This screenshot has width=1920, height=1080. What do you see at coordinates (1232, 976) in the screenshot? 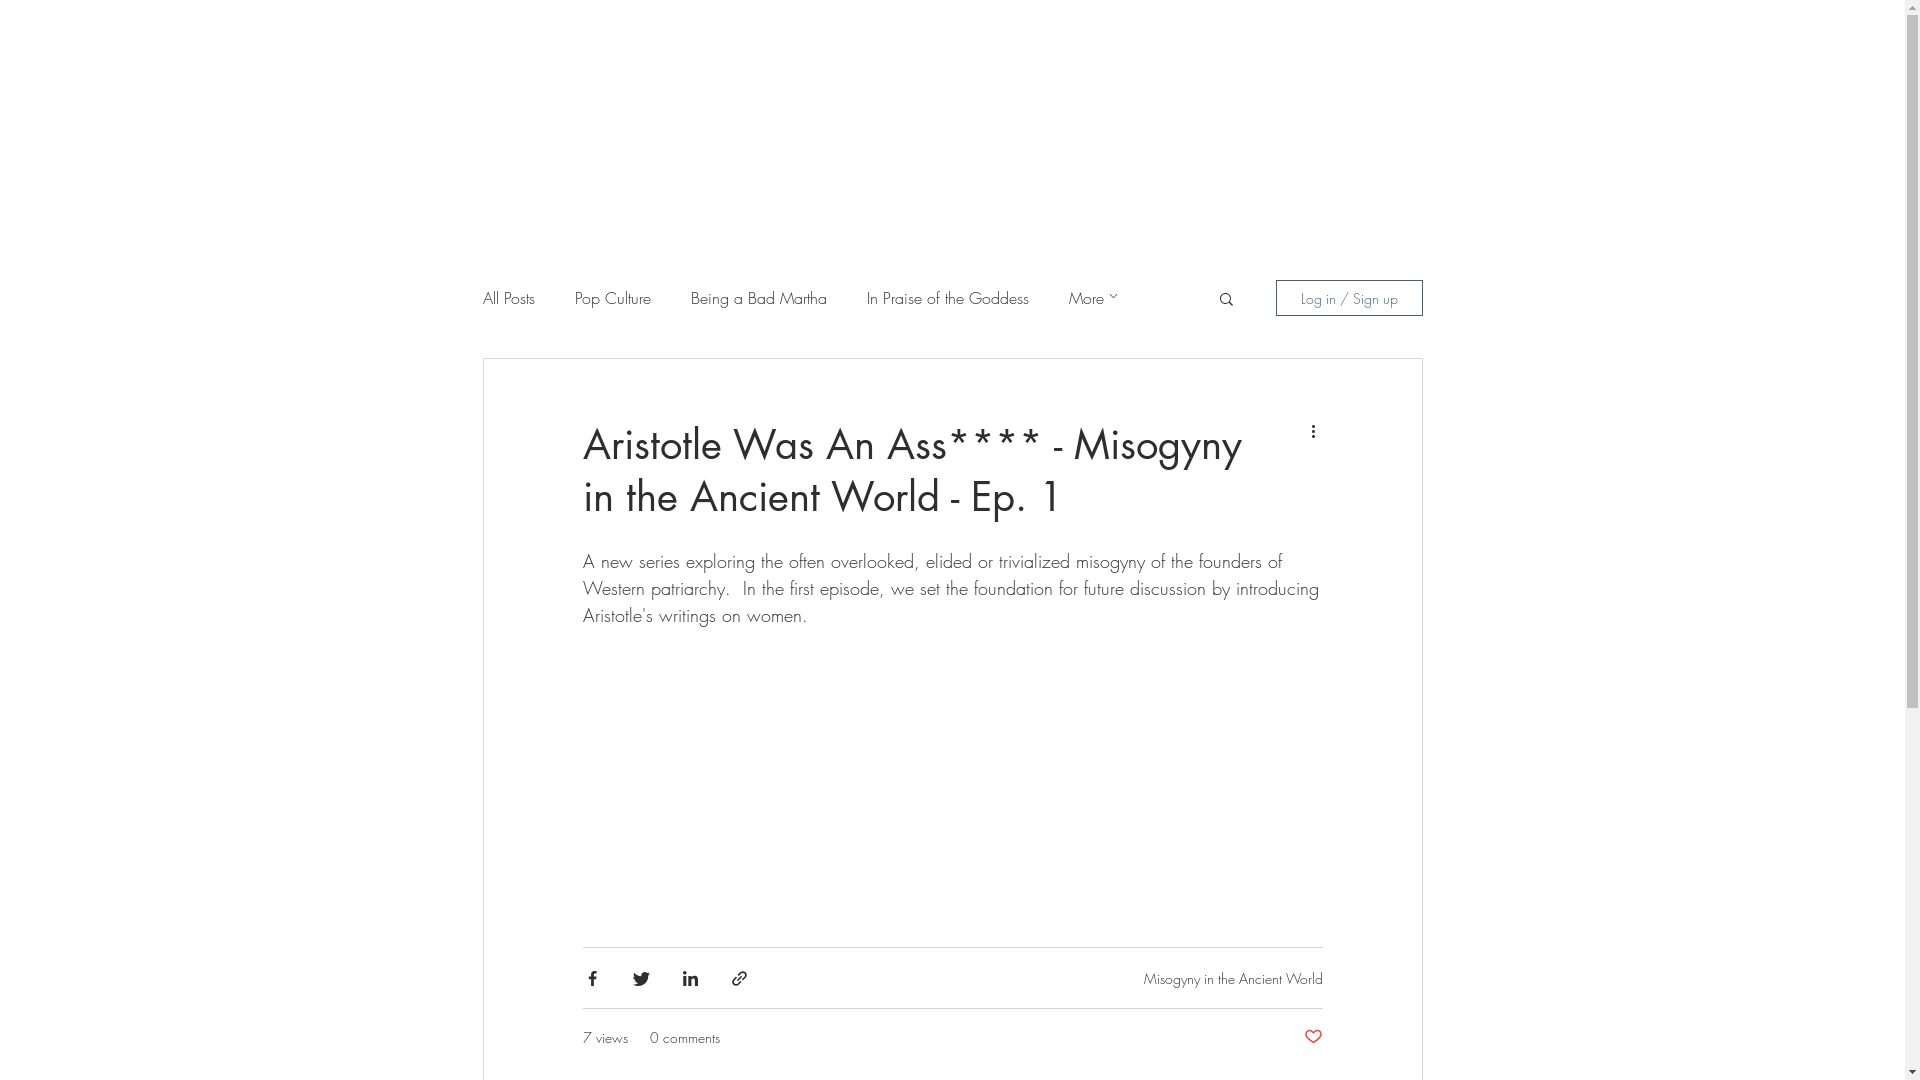
I see `'Misogyny in the Ancient World'` at bounding box center [1232, 976].